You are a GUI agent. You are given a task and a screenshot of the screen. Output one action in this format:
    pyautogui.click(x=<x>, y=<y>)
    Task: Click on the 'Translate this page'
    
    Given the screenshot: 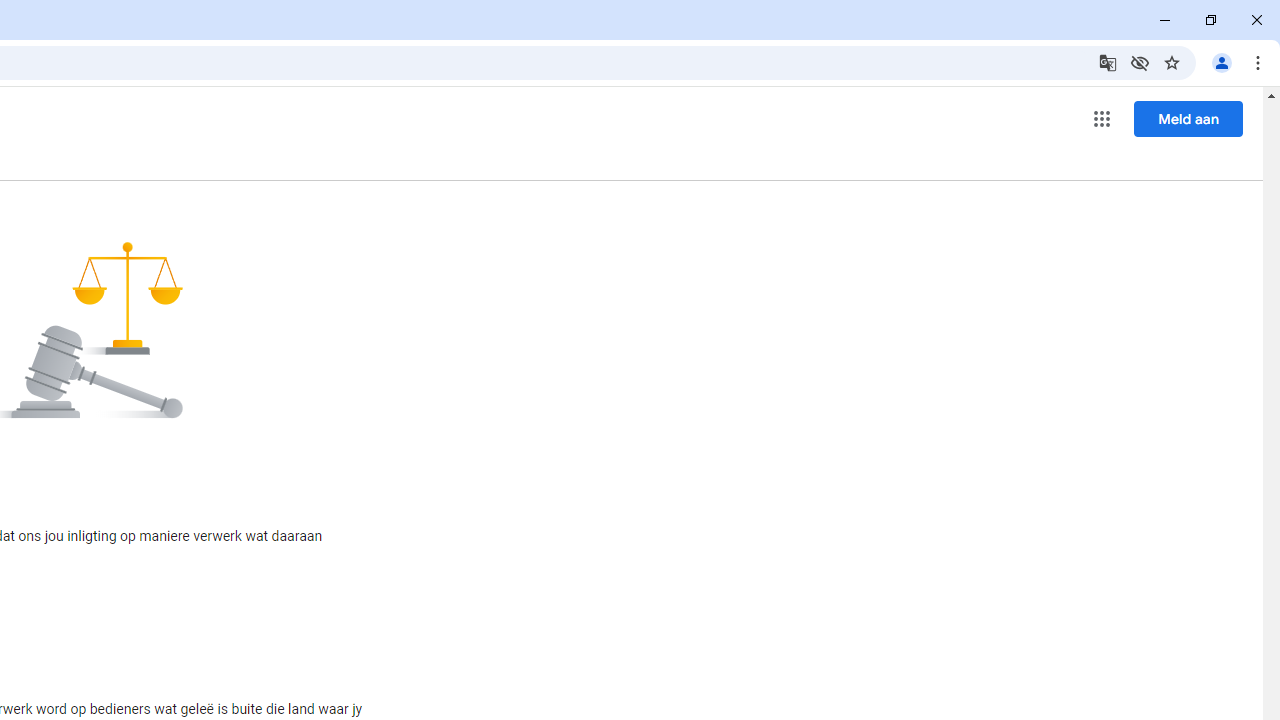 What is the action you would take?
    pyautogui.click(x=1106, y=61)
    